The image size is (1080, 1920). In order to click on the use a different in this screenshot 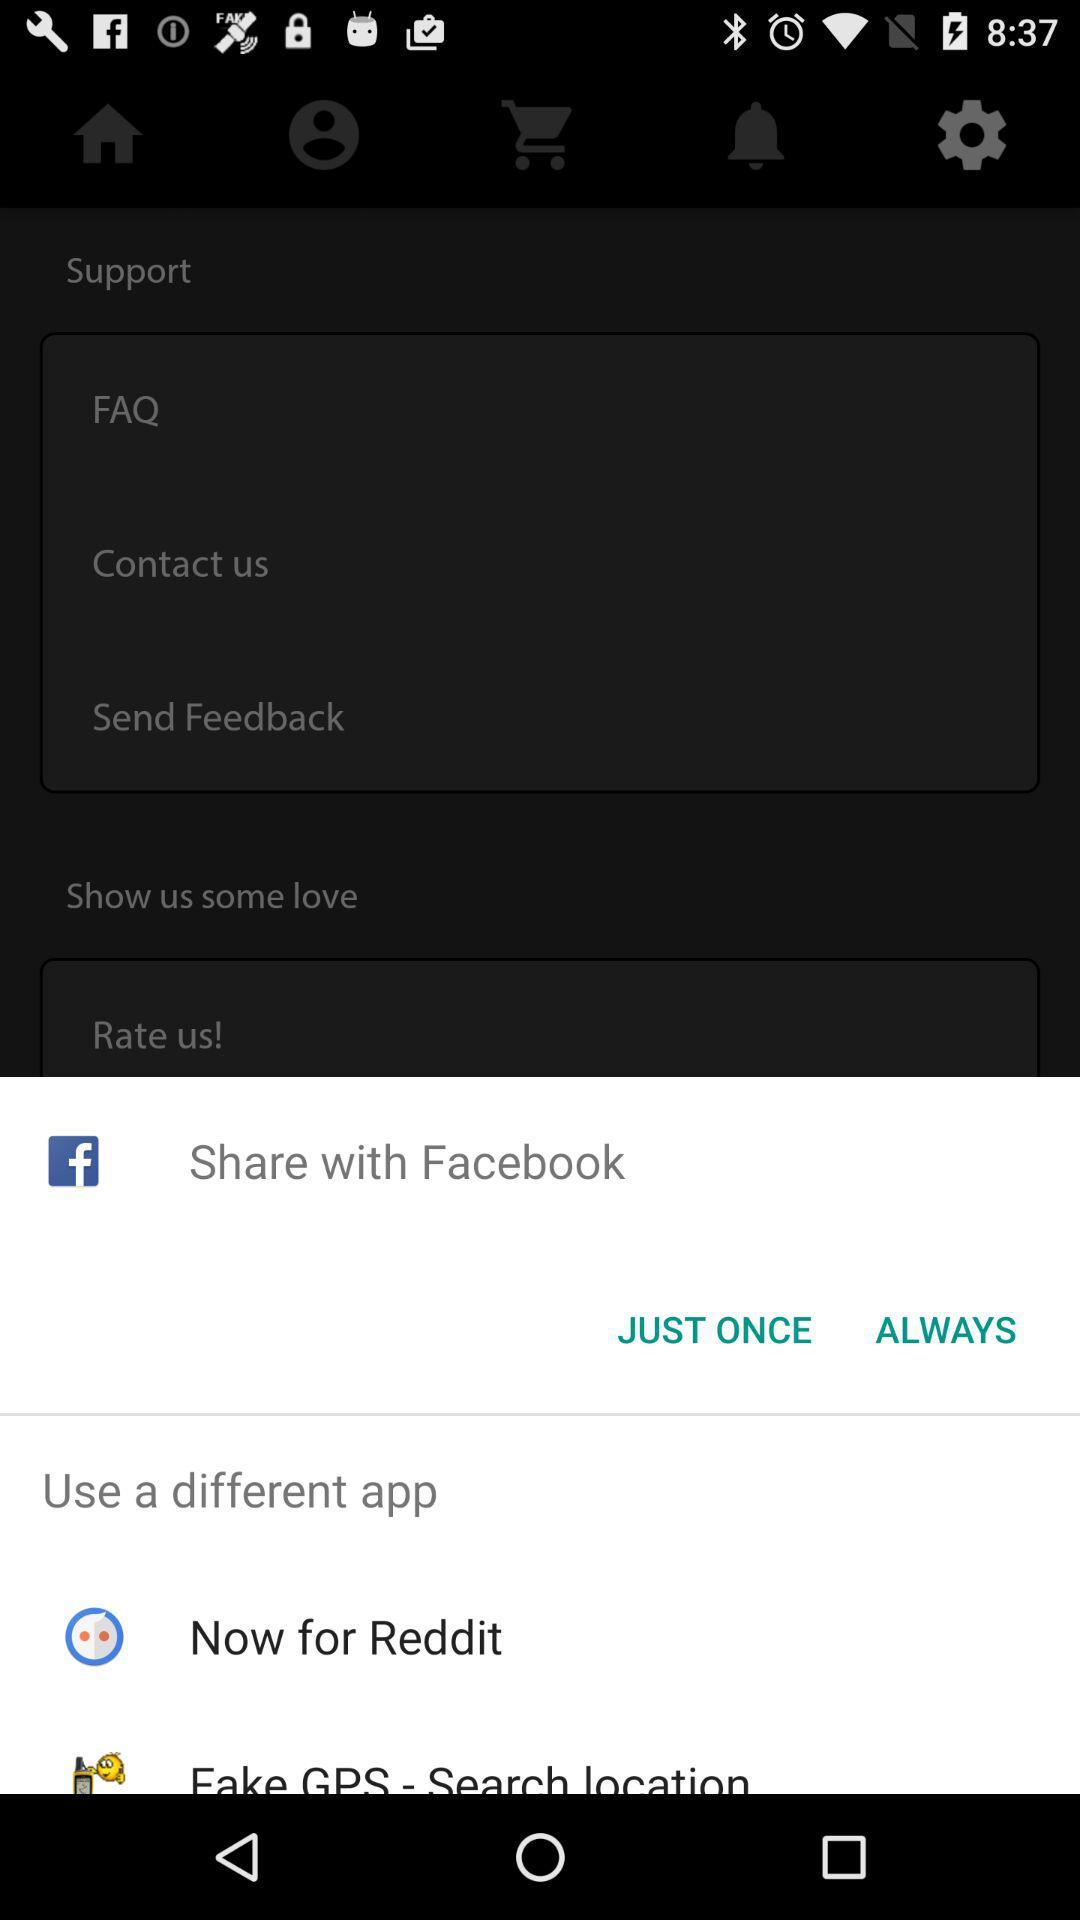, I will do `click(540, 1489)`.